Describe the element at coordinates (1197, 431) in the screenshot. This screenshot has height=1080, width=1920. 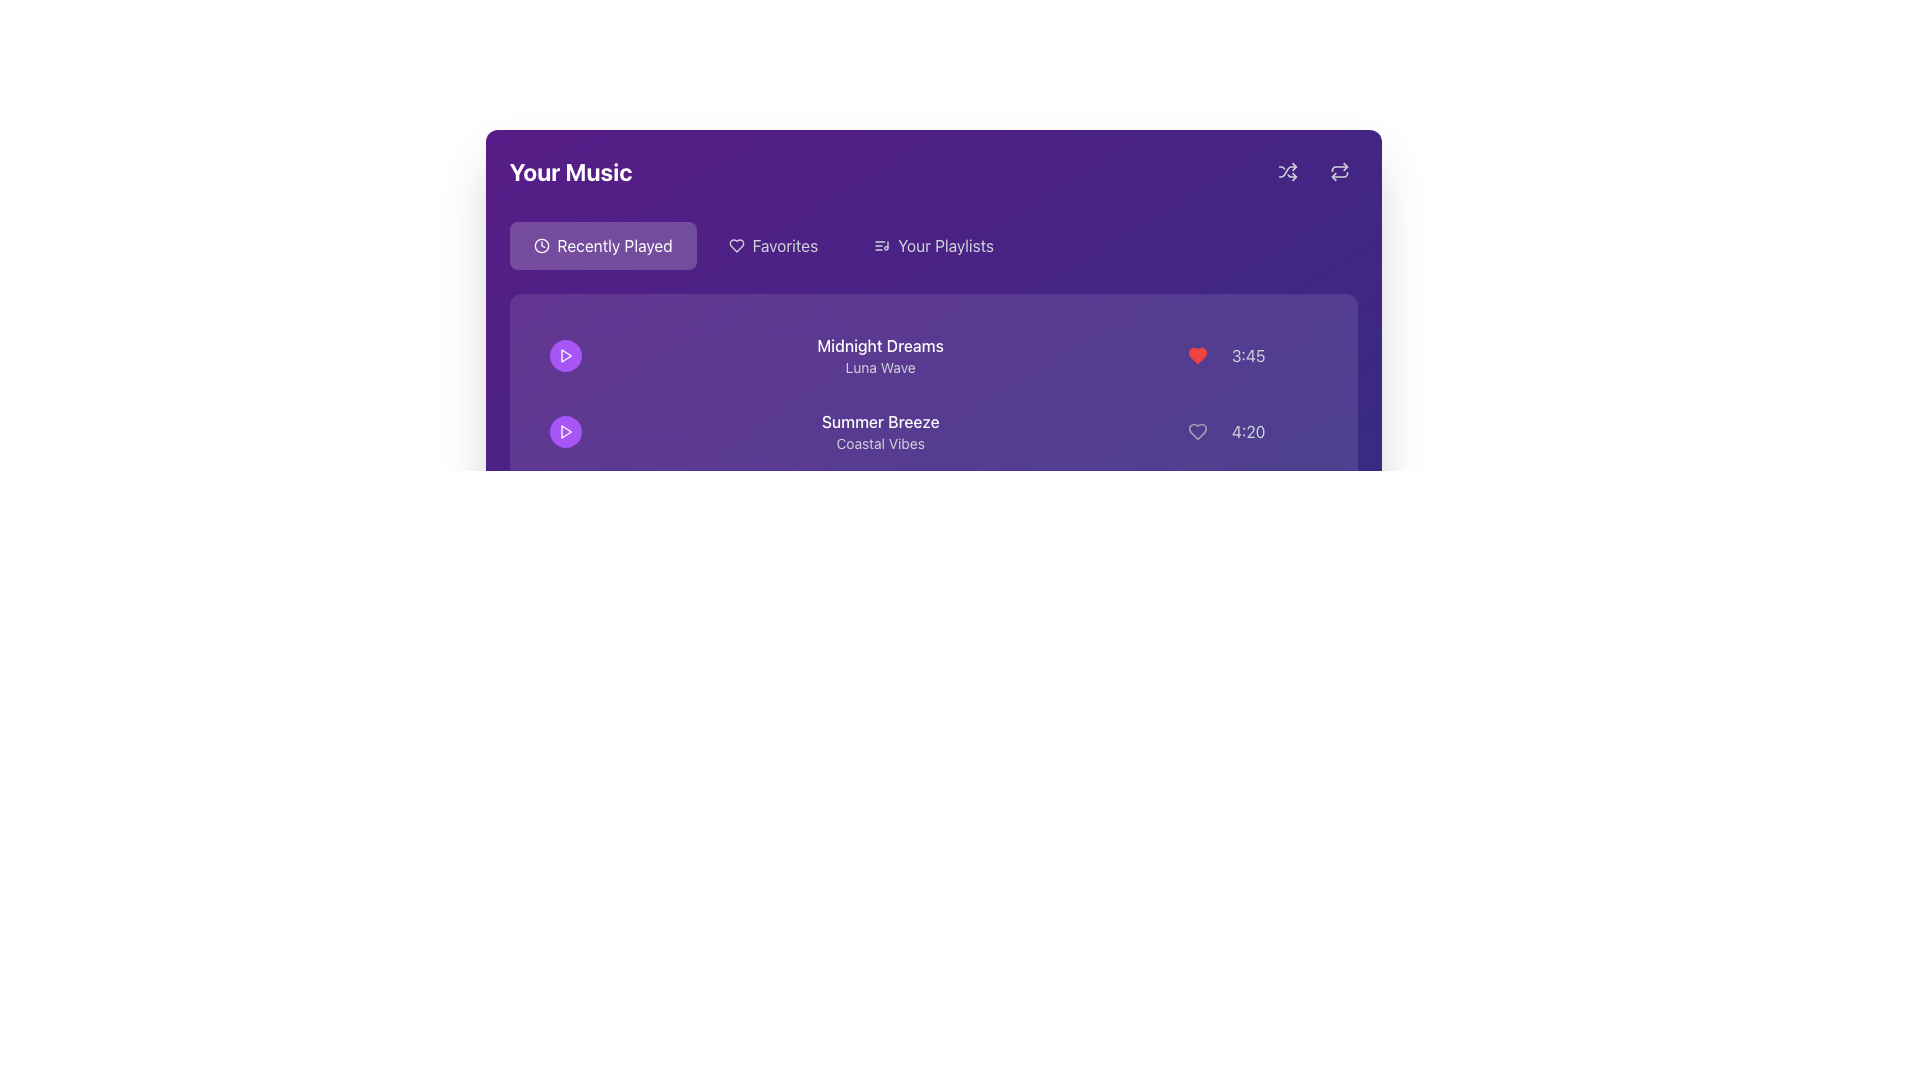
I see `the heart-shaped icon button located in the first row of the playlist interface under 'Midnight Dreams'` at that location.